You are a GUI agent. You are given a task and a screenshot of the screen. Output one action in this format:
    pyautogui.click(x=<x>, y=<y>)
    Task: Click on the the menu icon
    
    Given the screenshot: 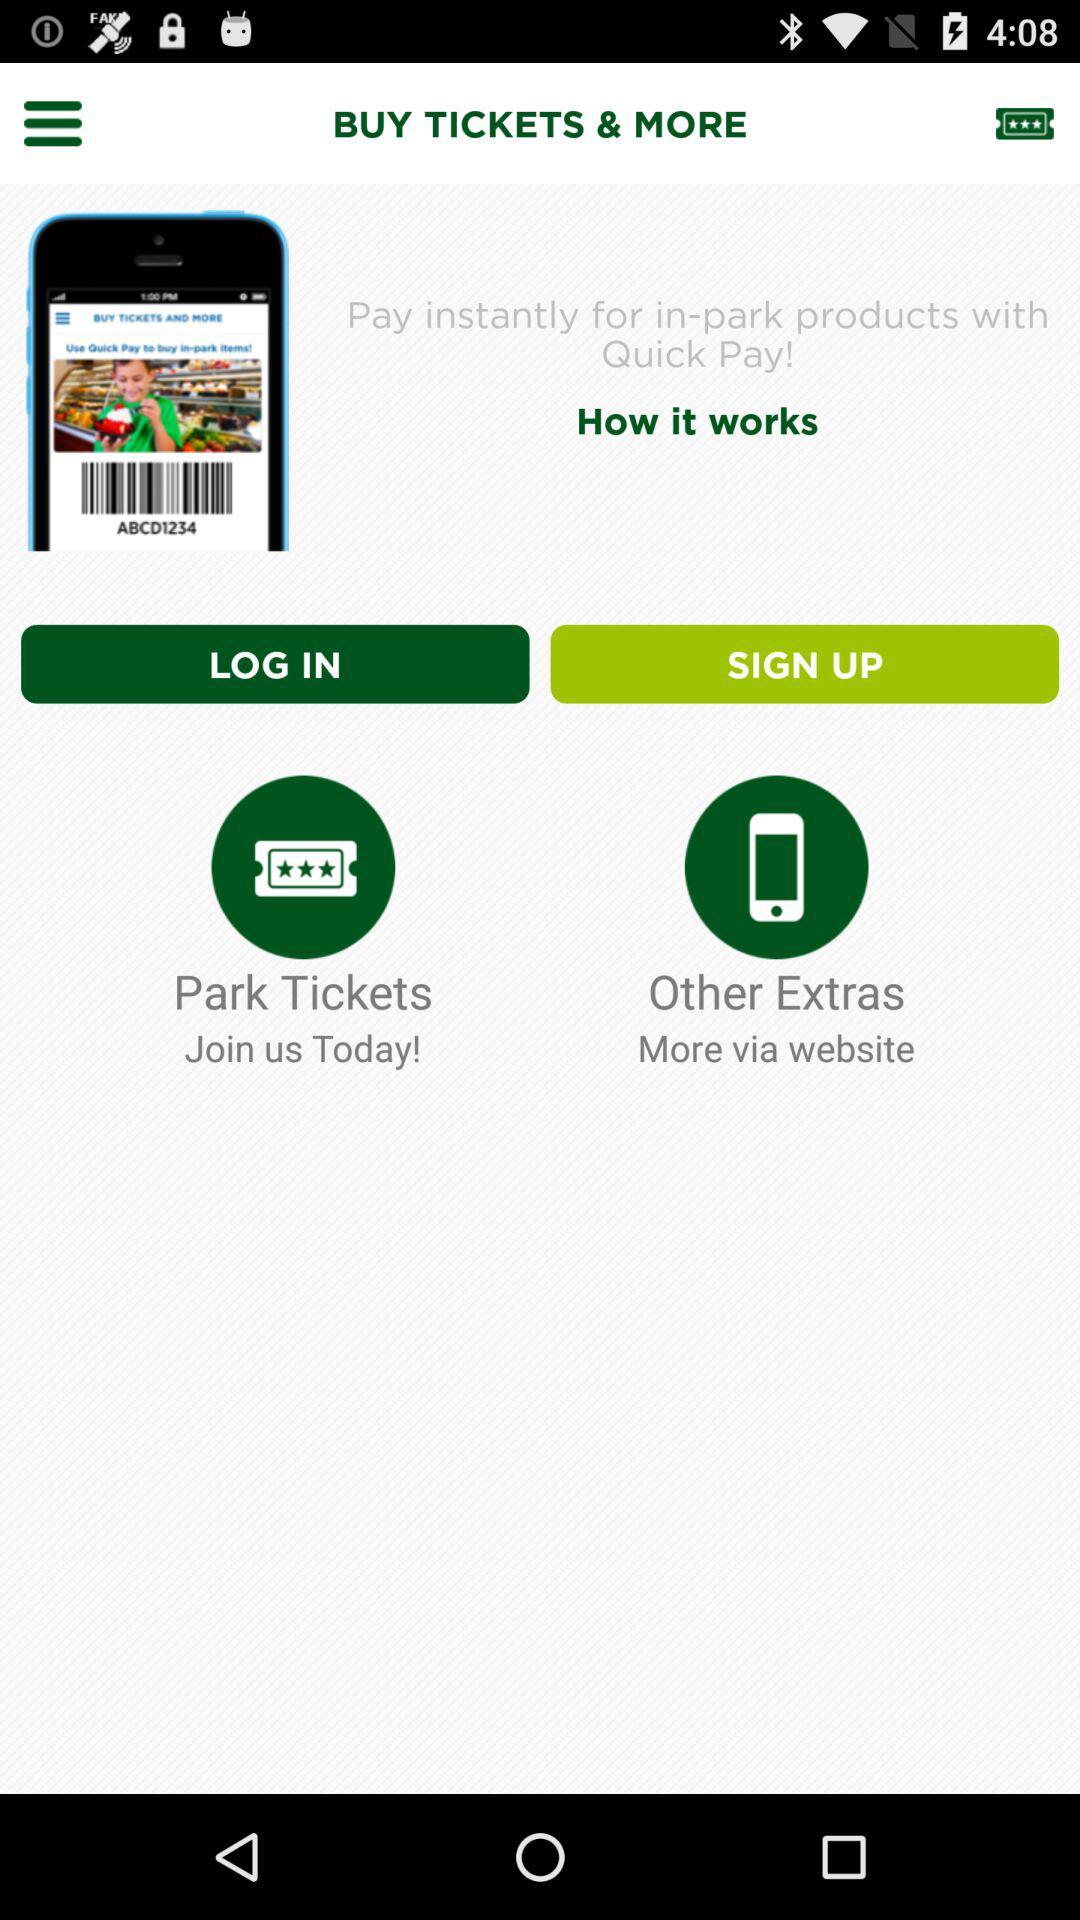 What is the action you would take?
    pyautogui.click(x=64, y=131)
    